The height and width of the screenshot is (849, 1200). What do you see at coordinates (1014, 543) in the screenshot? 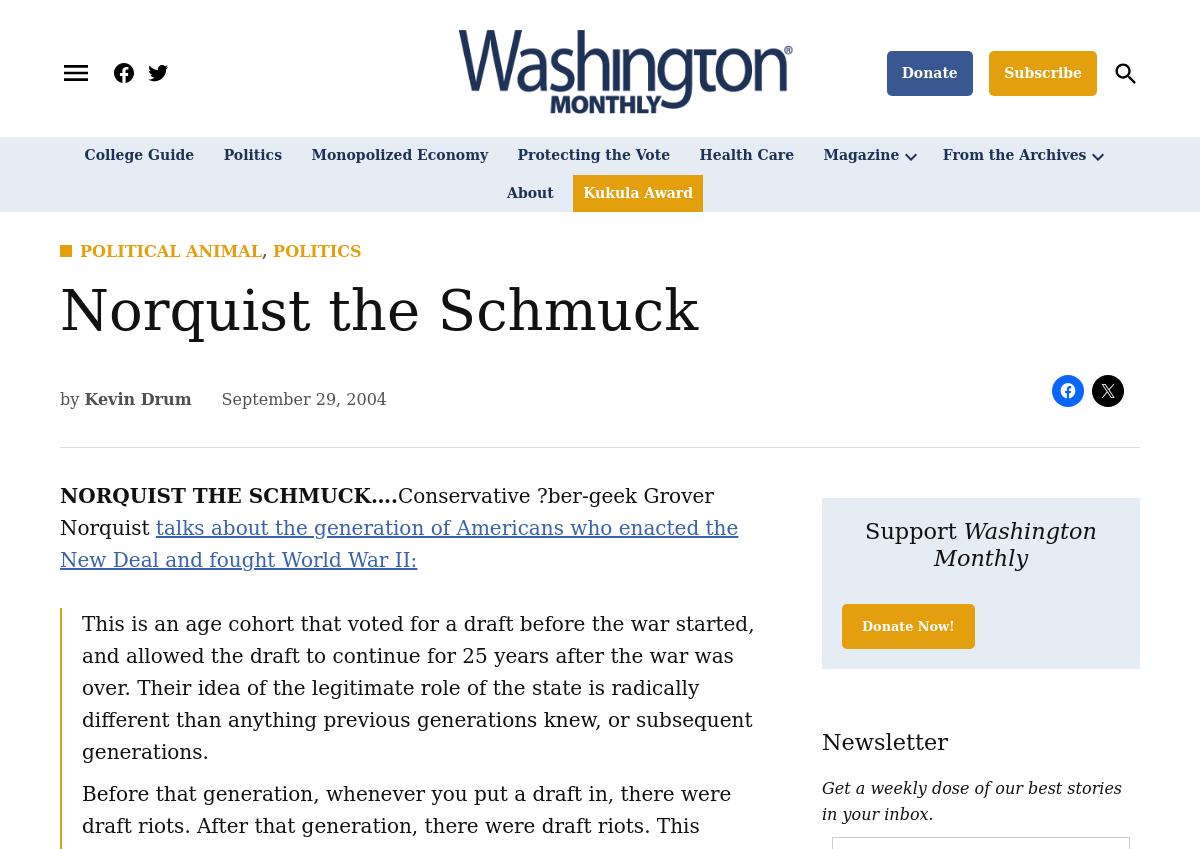
I see `'Washington Monthly'` at bounding box center [1014, 543].